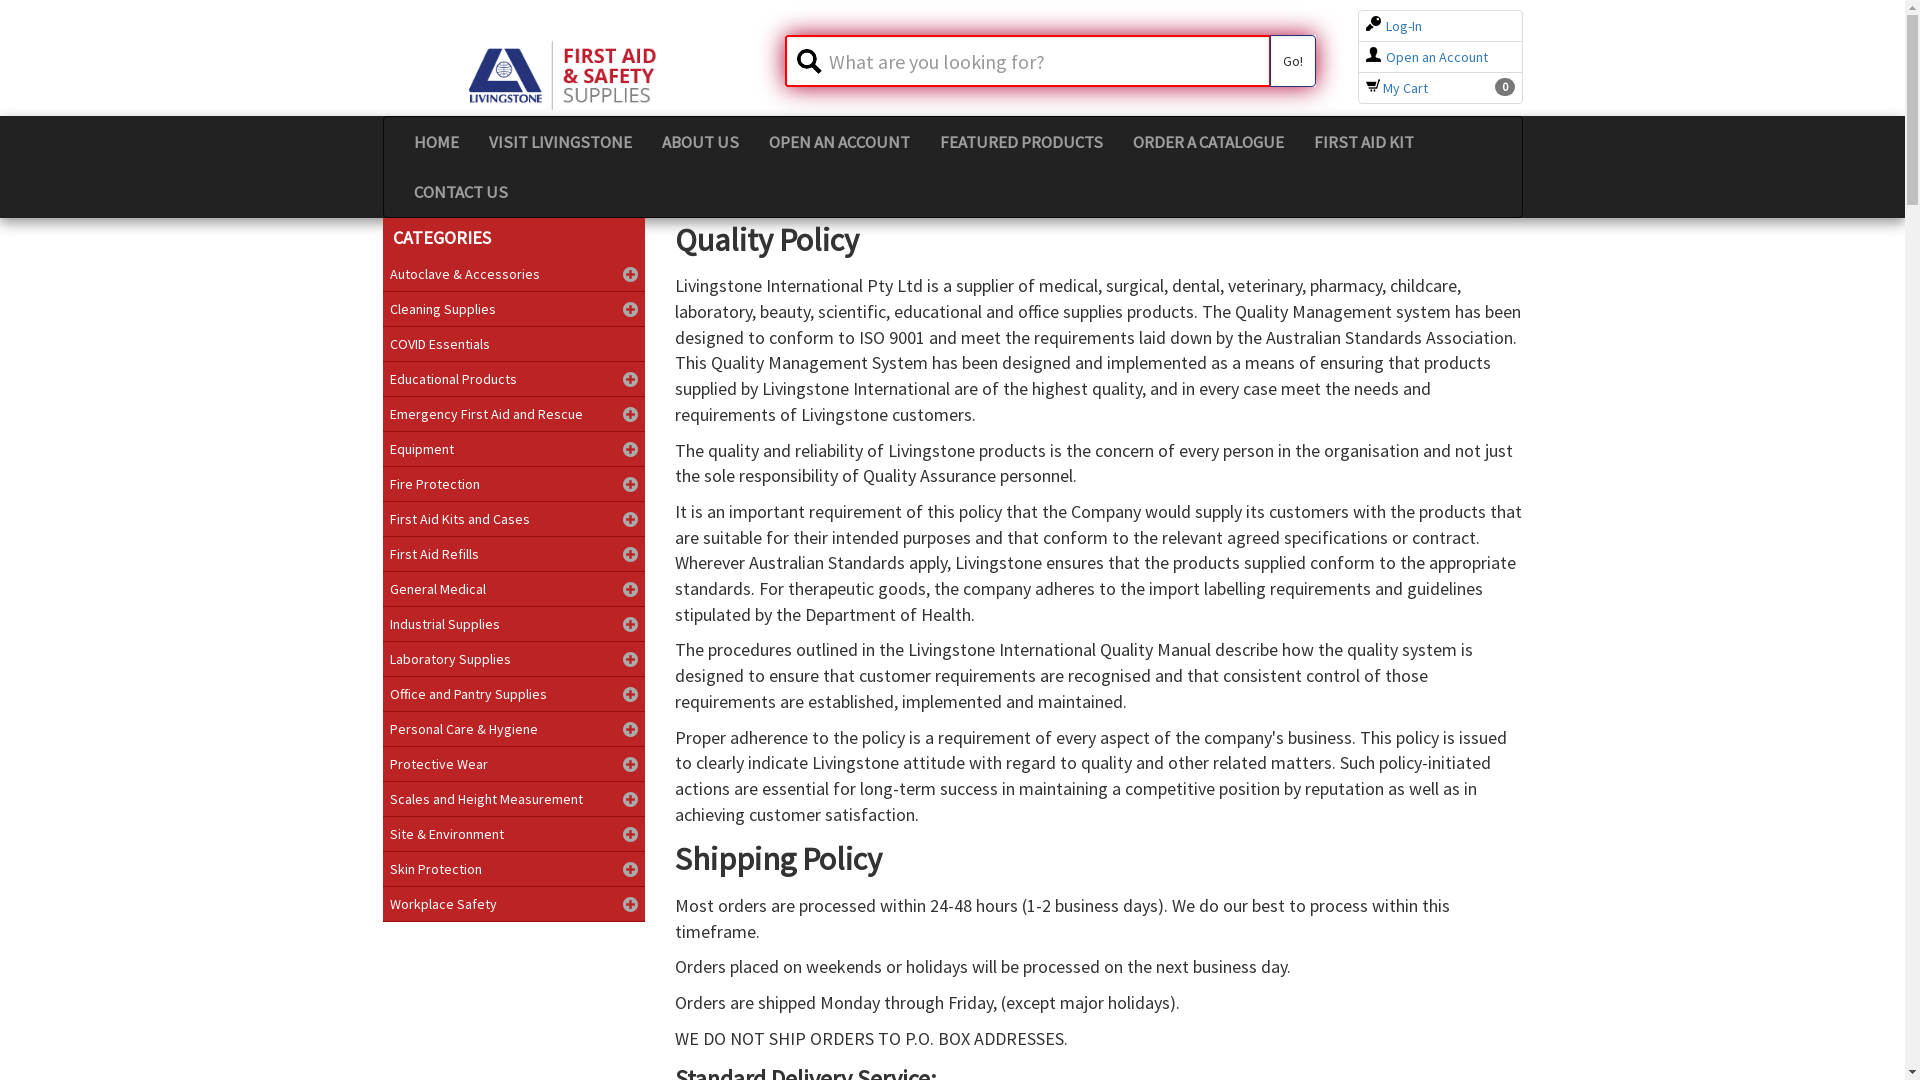  I want to click on 'COVID Essentials', so click(513, 342).